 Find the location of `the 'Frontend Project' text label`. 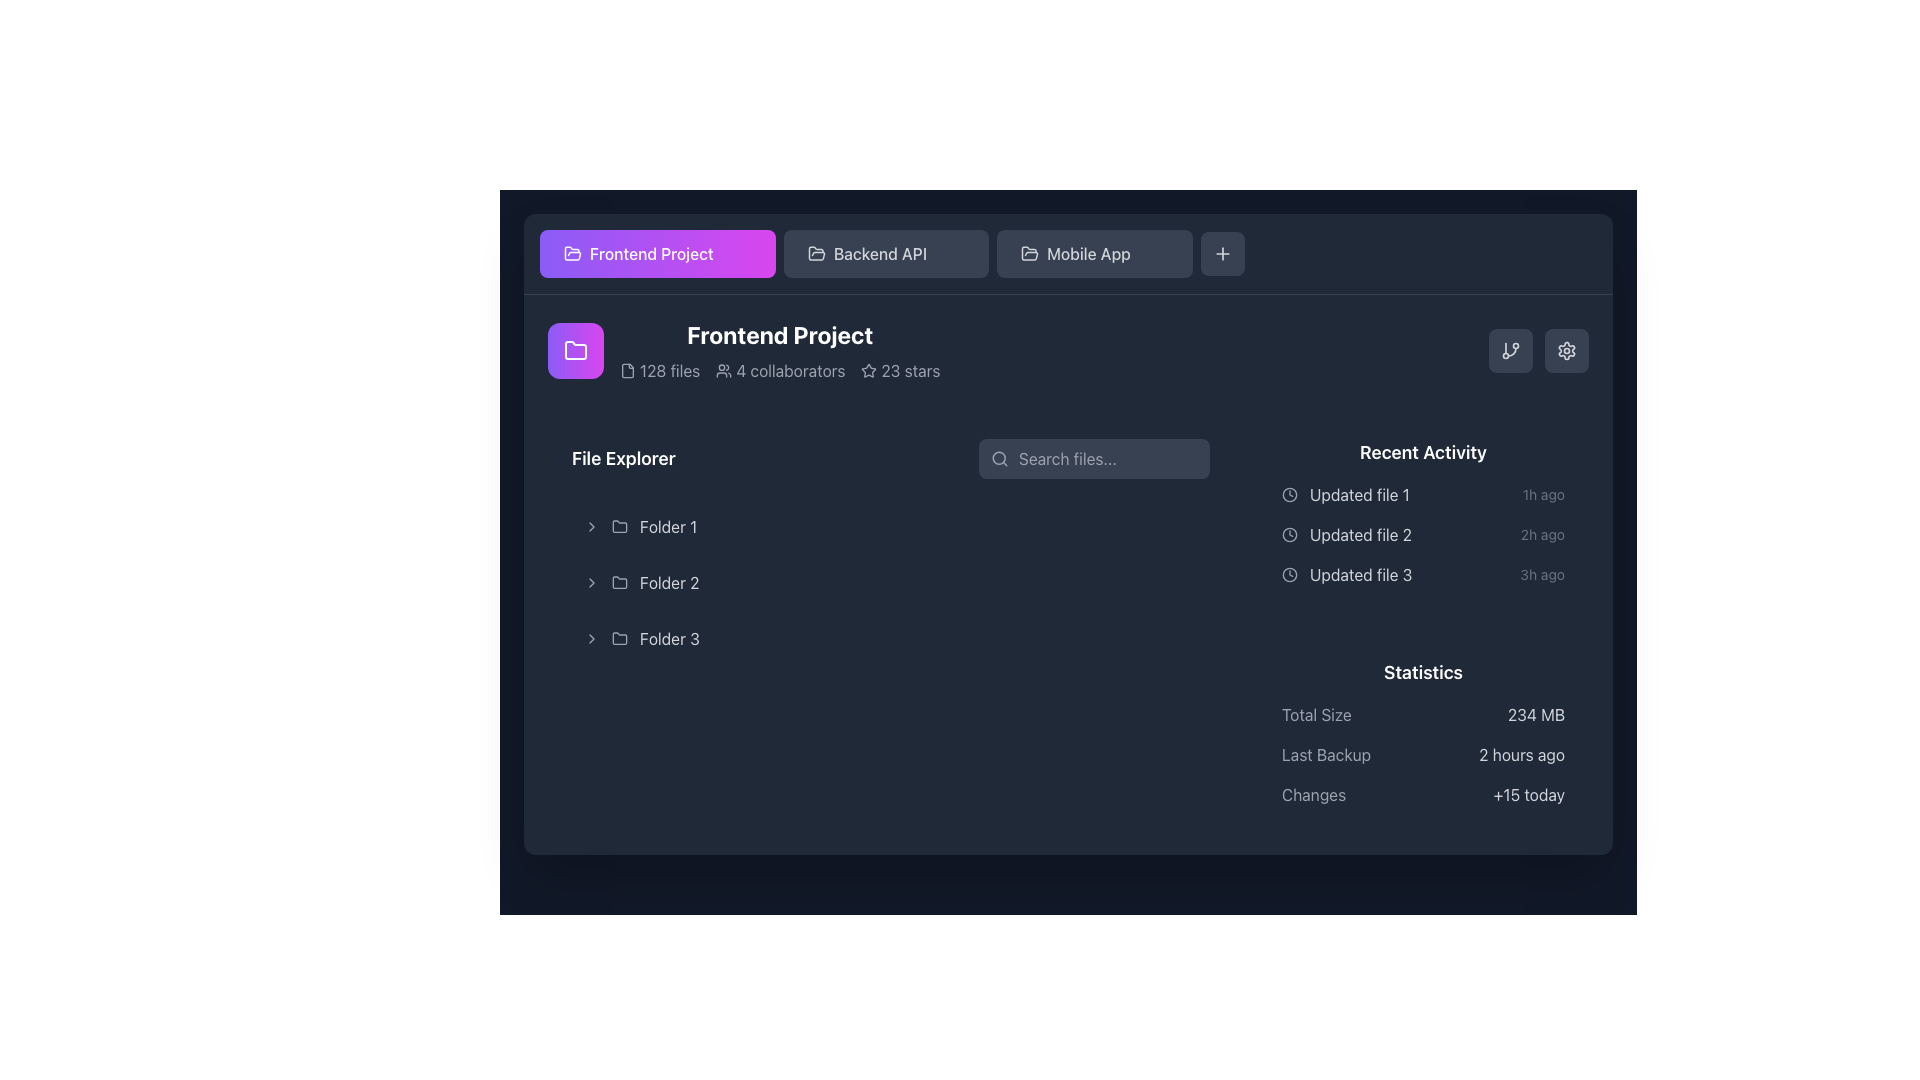

the 'Frontend Project' text label is located at coordinates (651, 253).